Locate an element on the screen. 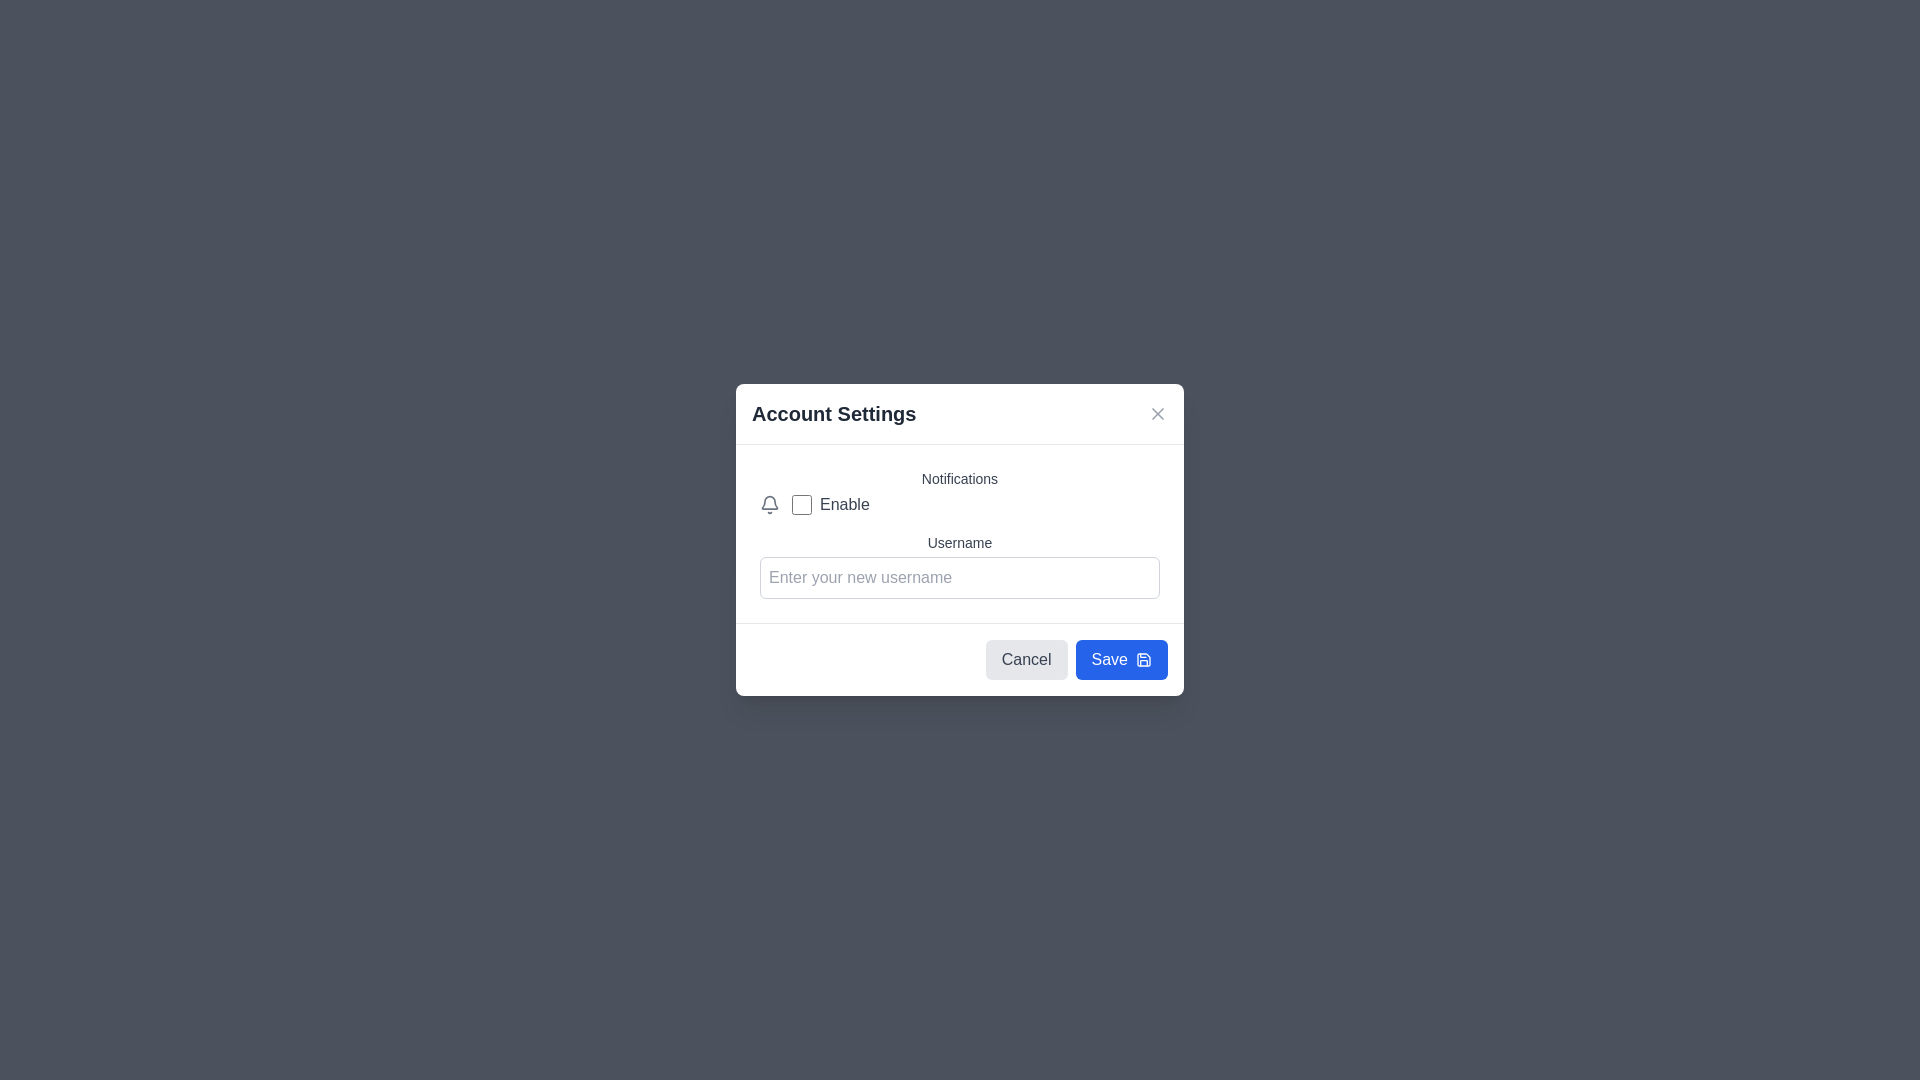  the checkbox located next to the 'Enable' text in the settings interface is located at coordinates (801, 504).